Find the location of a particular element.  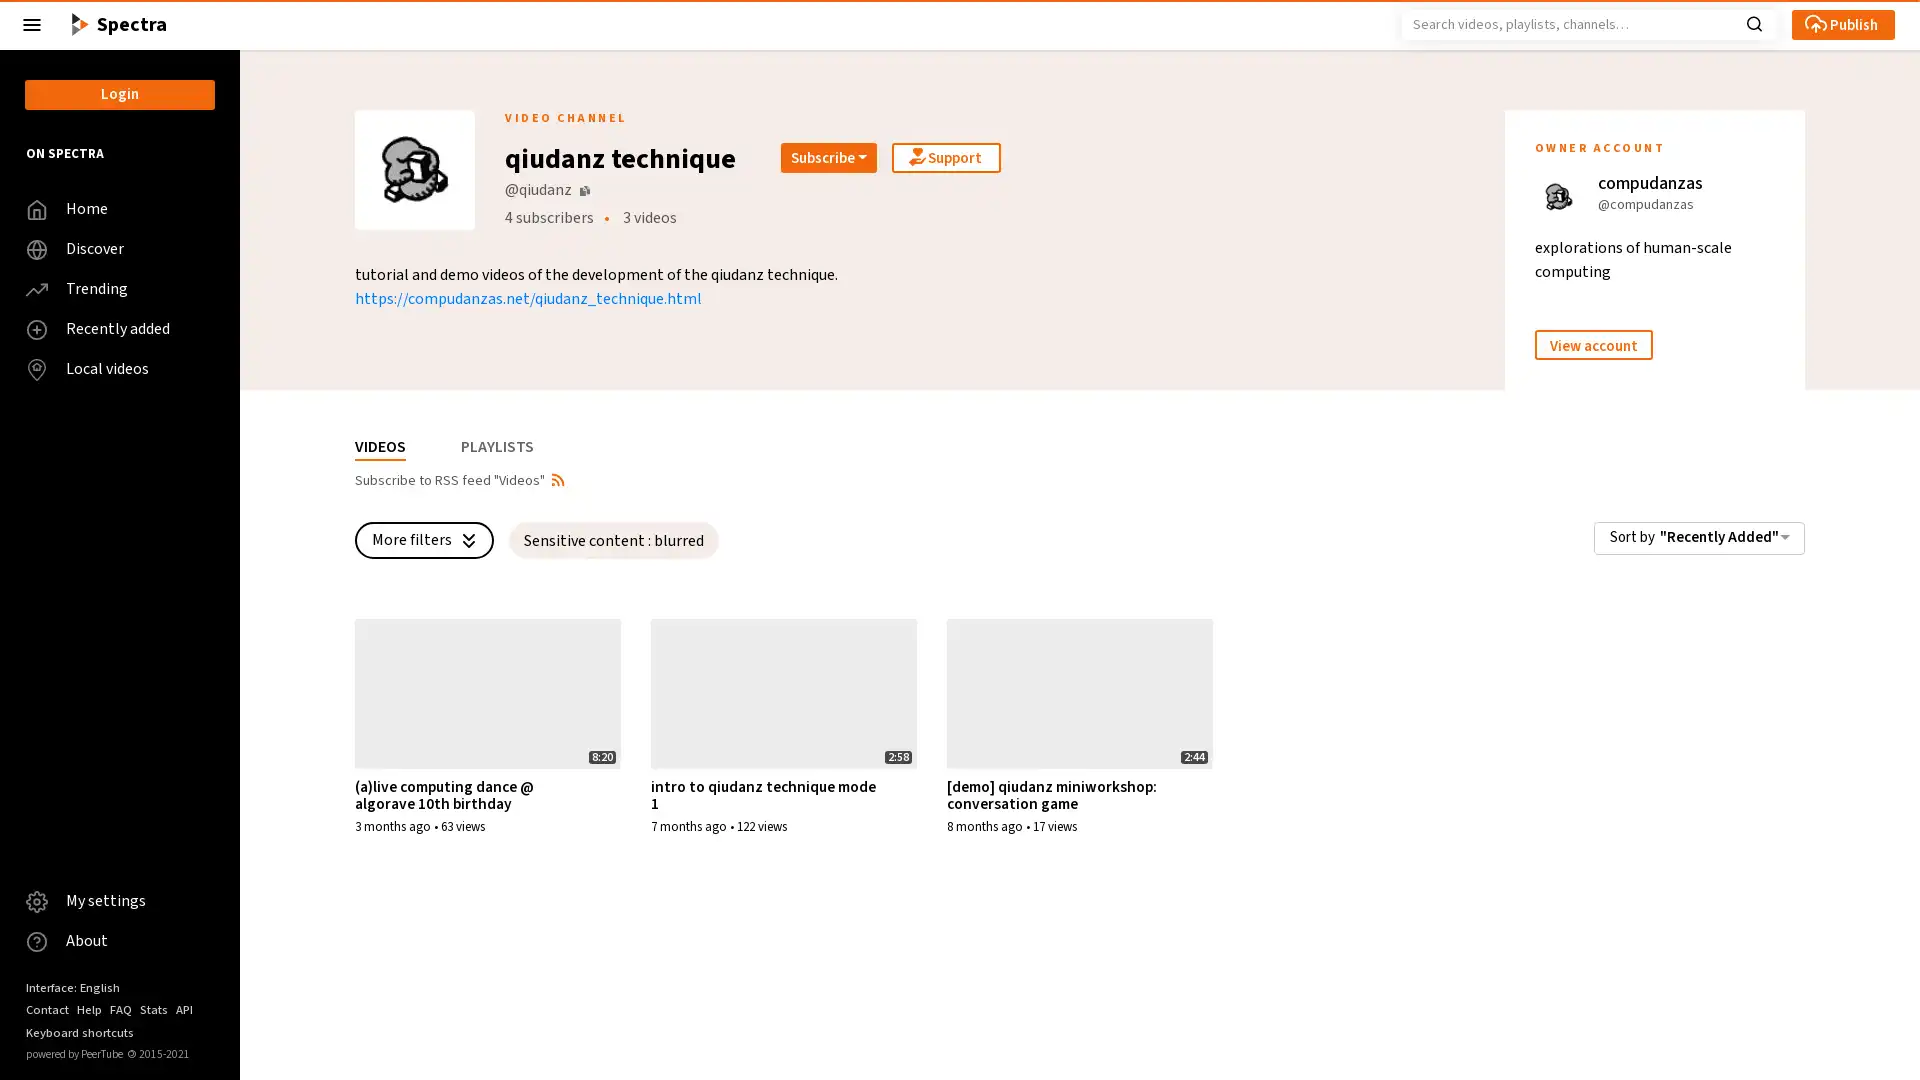

Open subscription dropdown is located at coordinates (829, 157).